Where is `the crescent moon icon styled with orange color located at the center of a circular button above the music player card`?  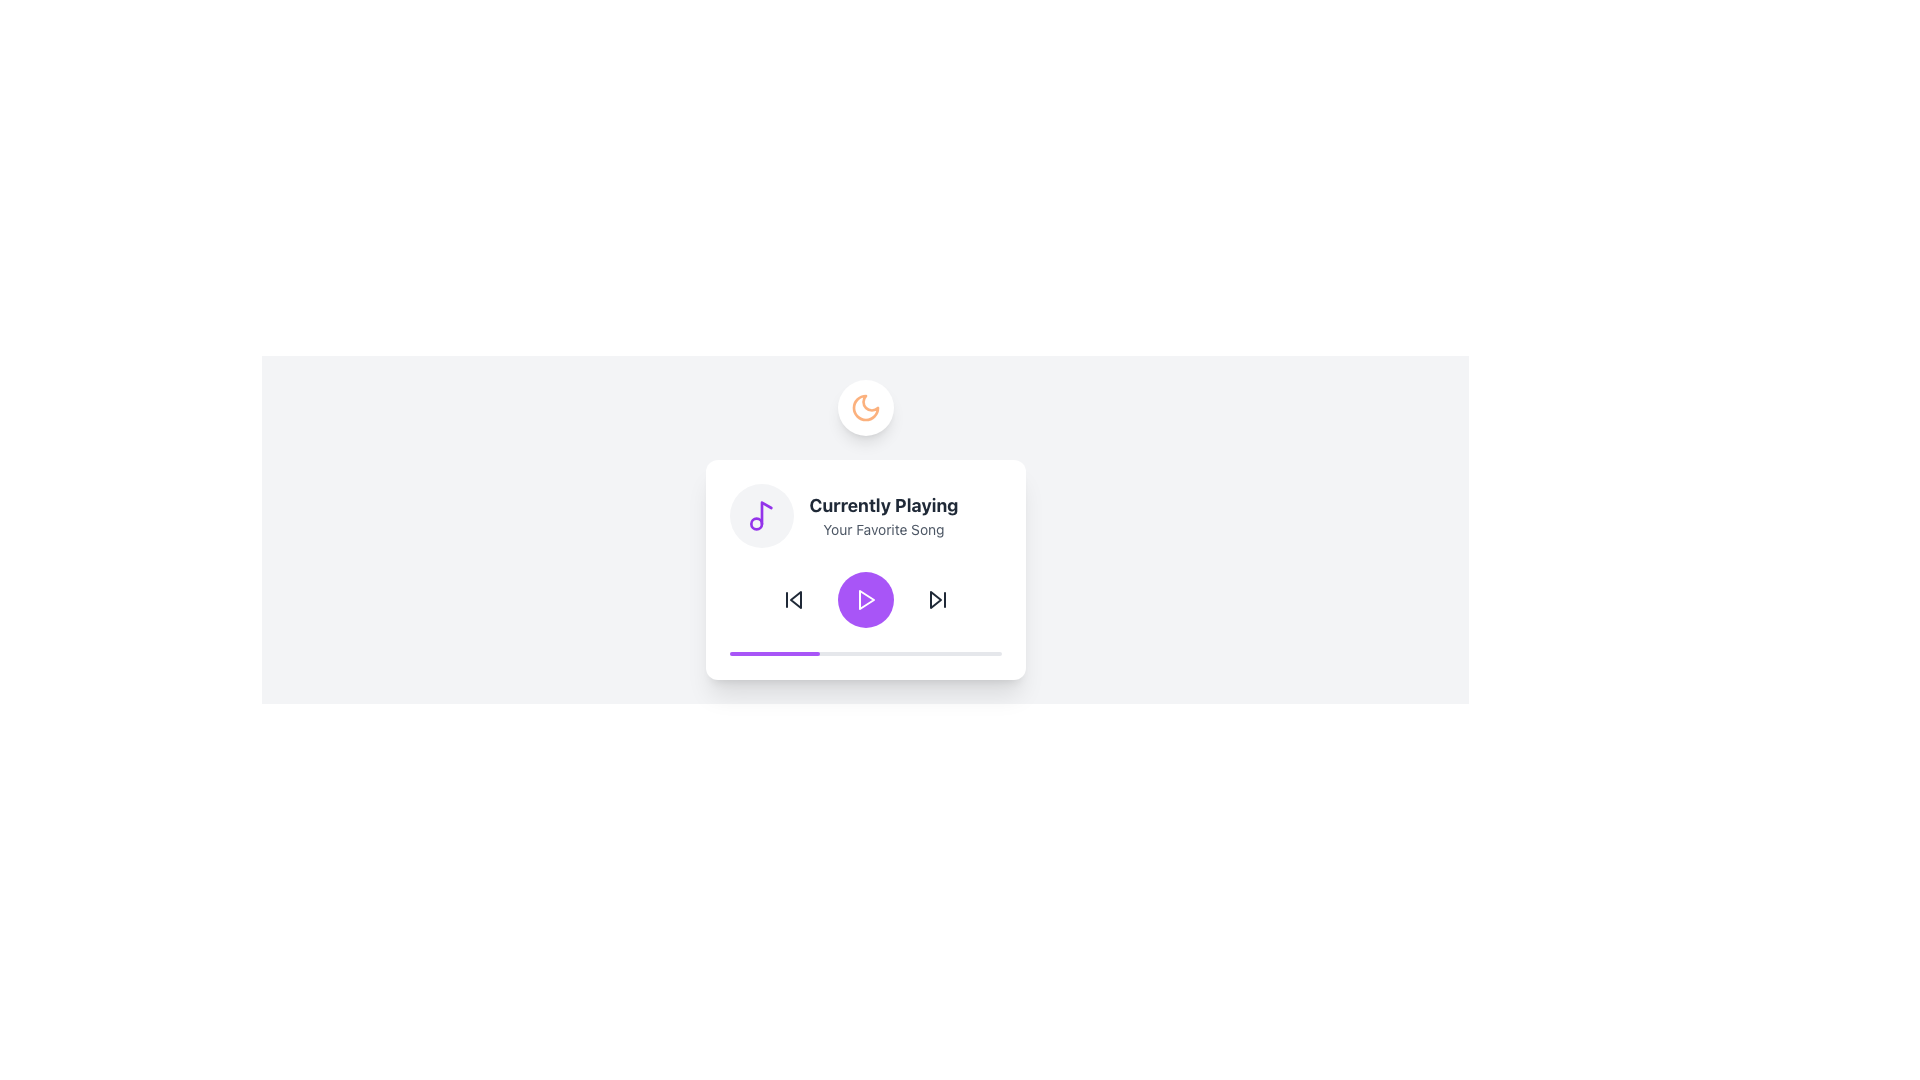 the crescent moon icon styled with orange color located at the center of a circular button above the music player card is located at coordinates (865, 407).